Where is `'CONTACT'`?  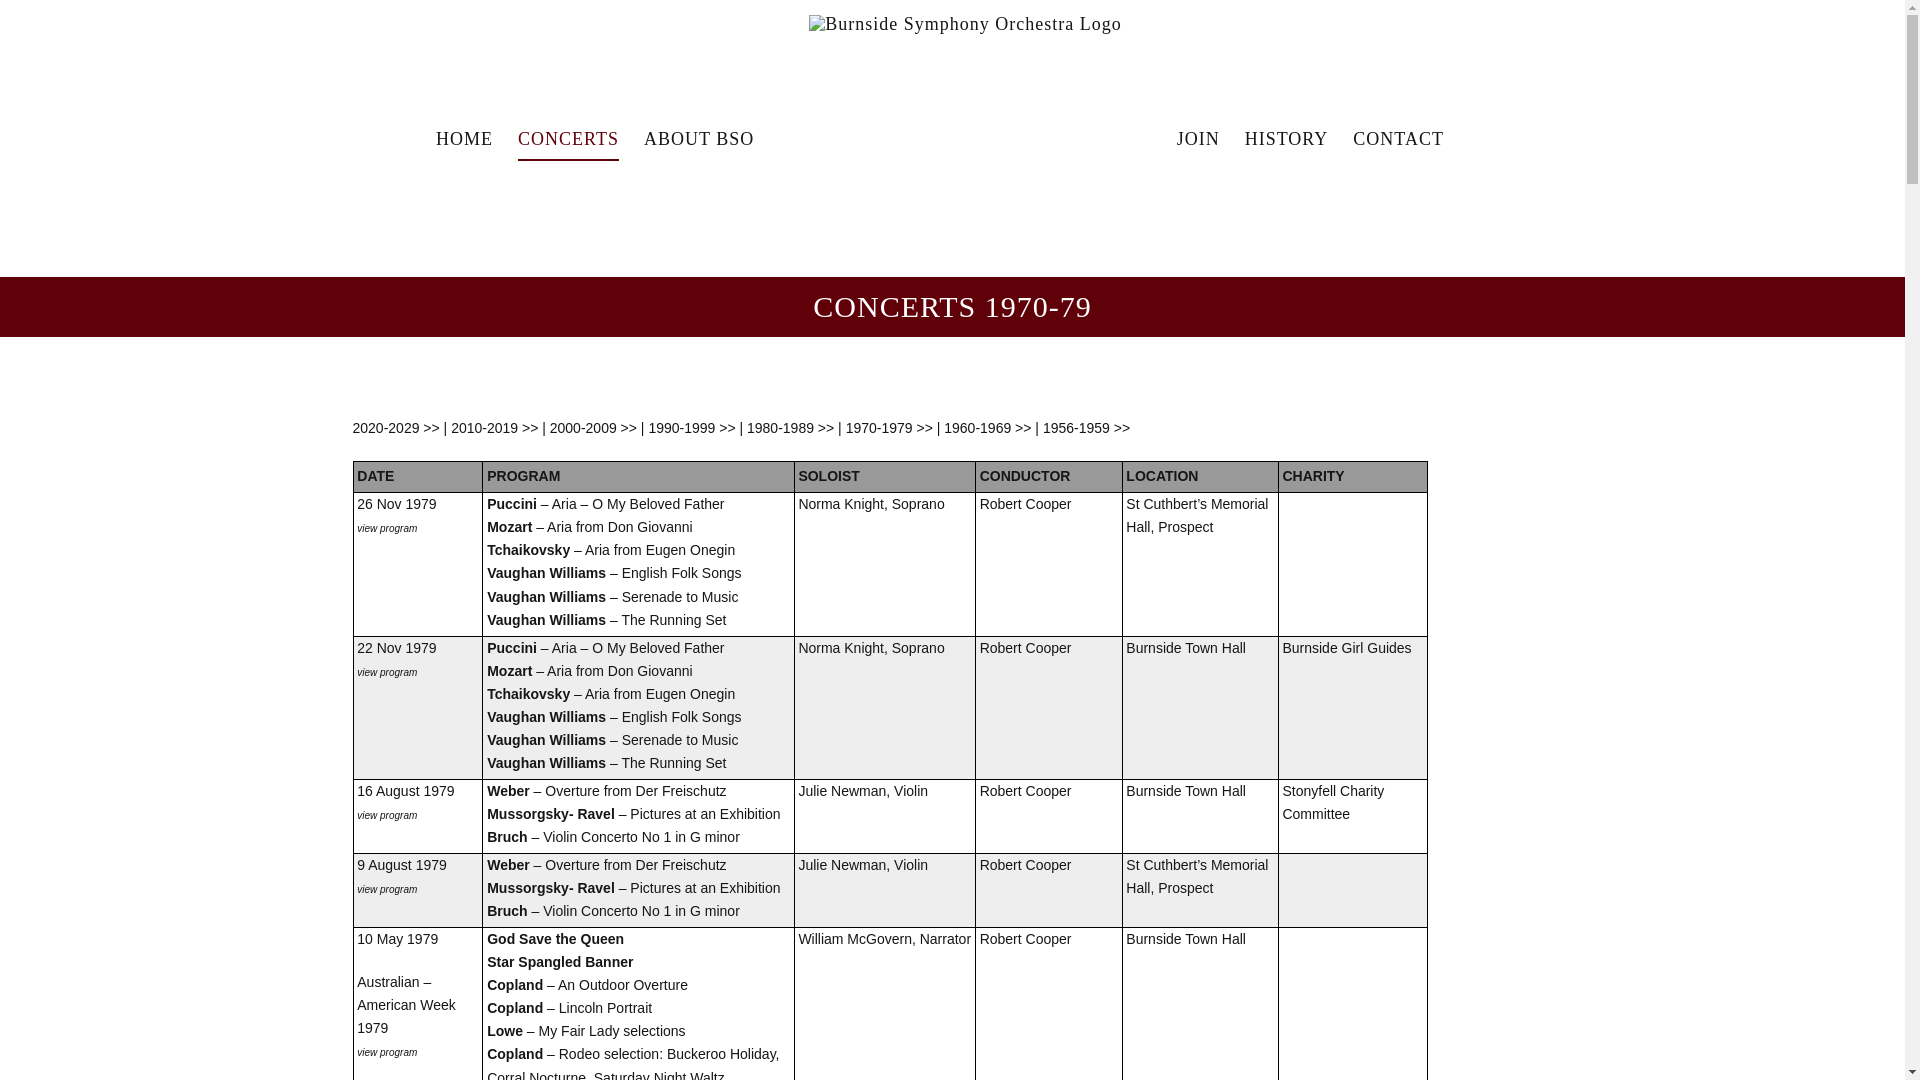
'CONTACT' is located at coordinates (1353, 137).